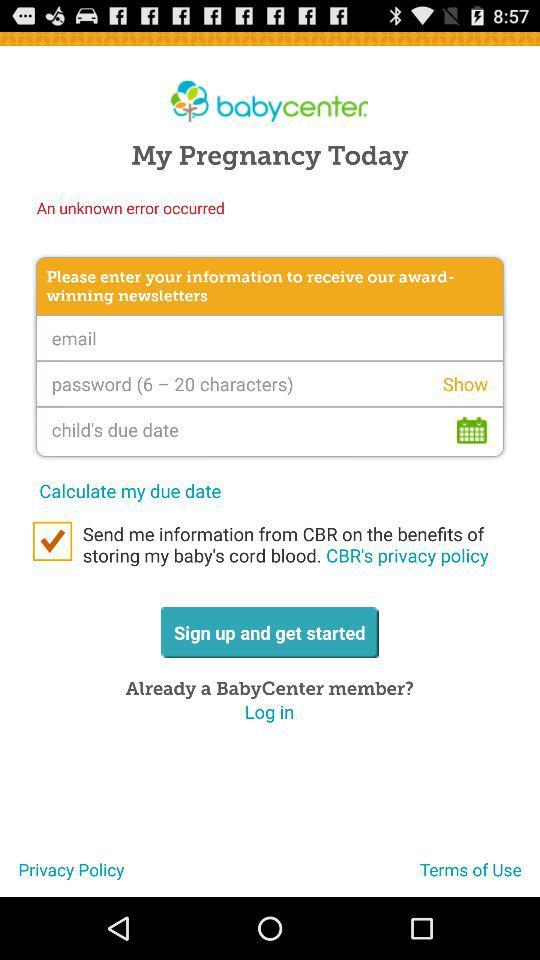 Image resolution: width=540 pixels, height=960 pixels. Describe the element at coordinates (270, 431) in the screenshot. I see `babys due date` at that location.